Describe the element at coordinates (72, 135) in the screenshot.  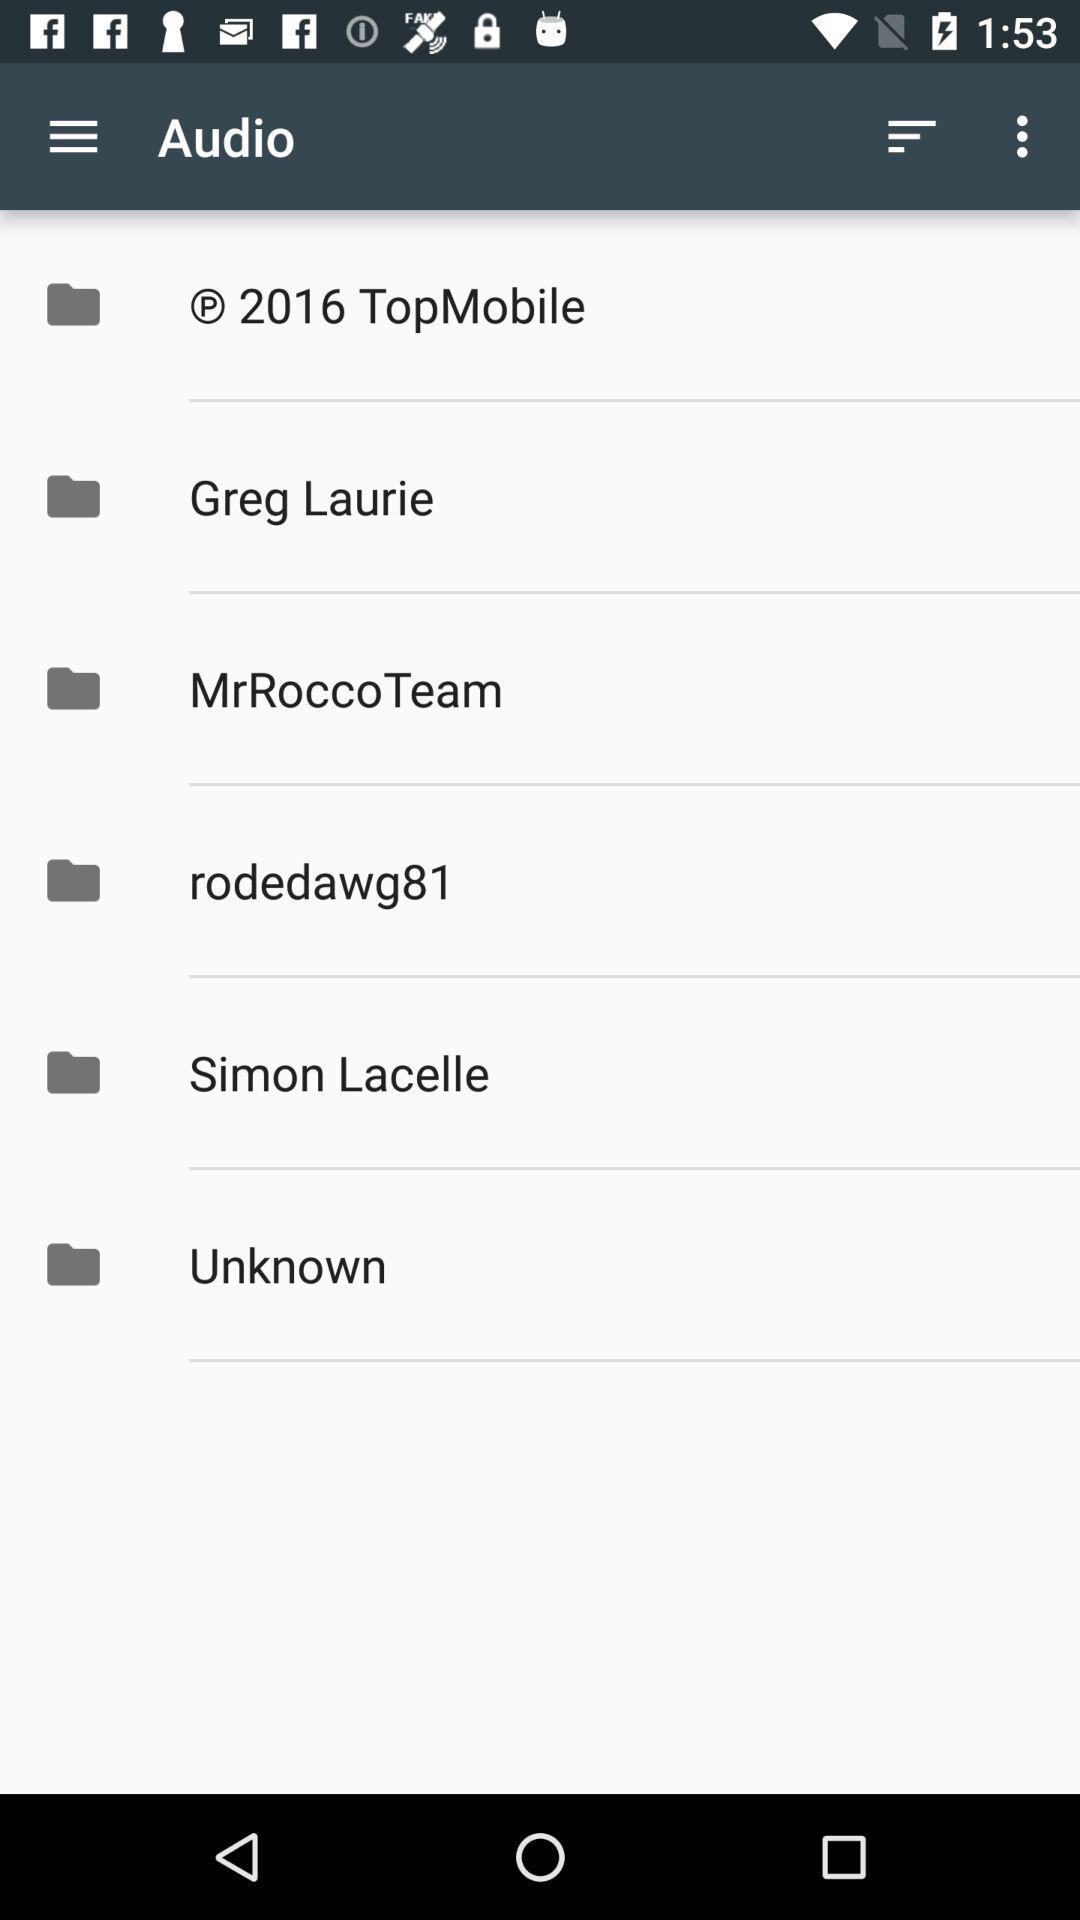
I see `icon to the left of the audio` at that location.